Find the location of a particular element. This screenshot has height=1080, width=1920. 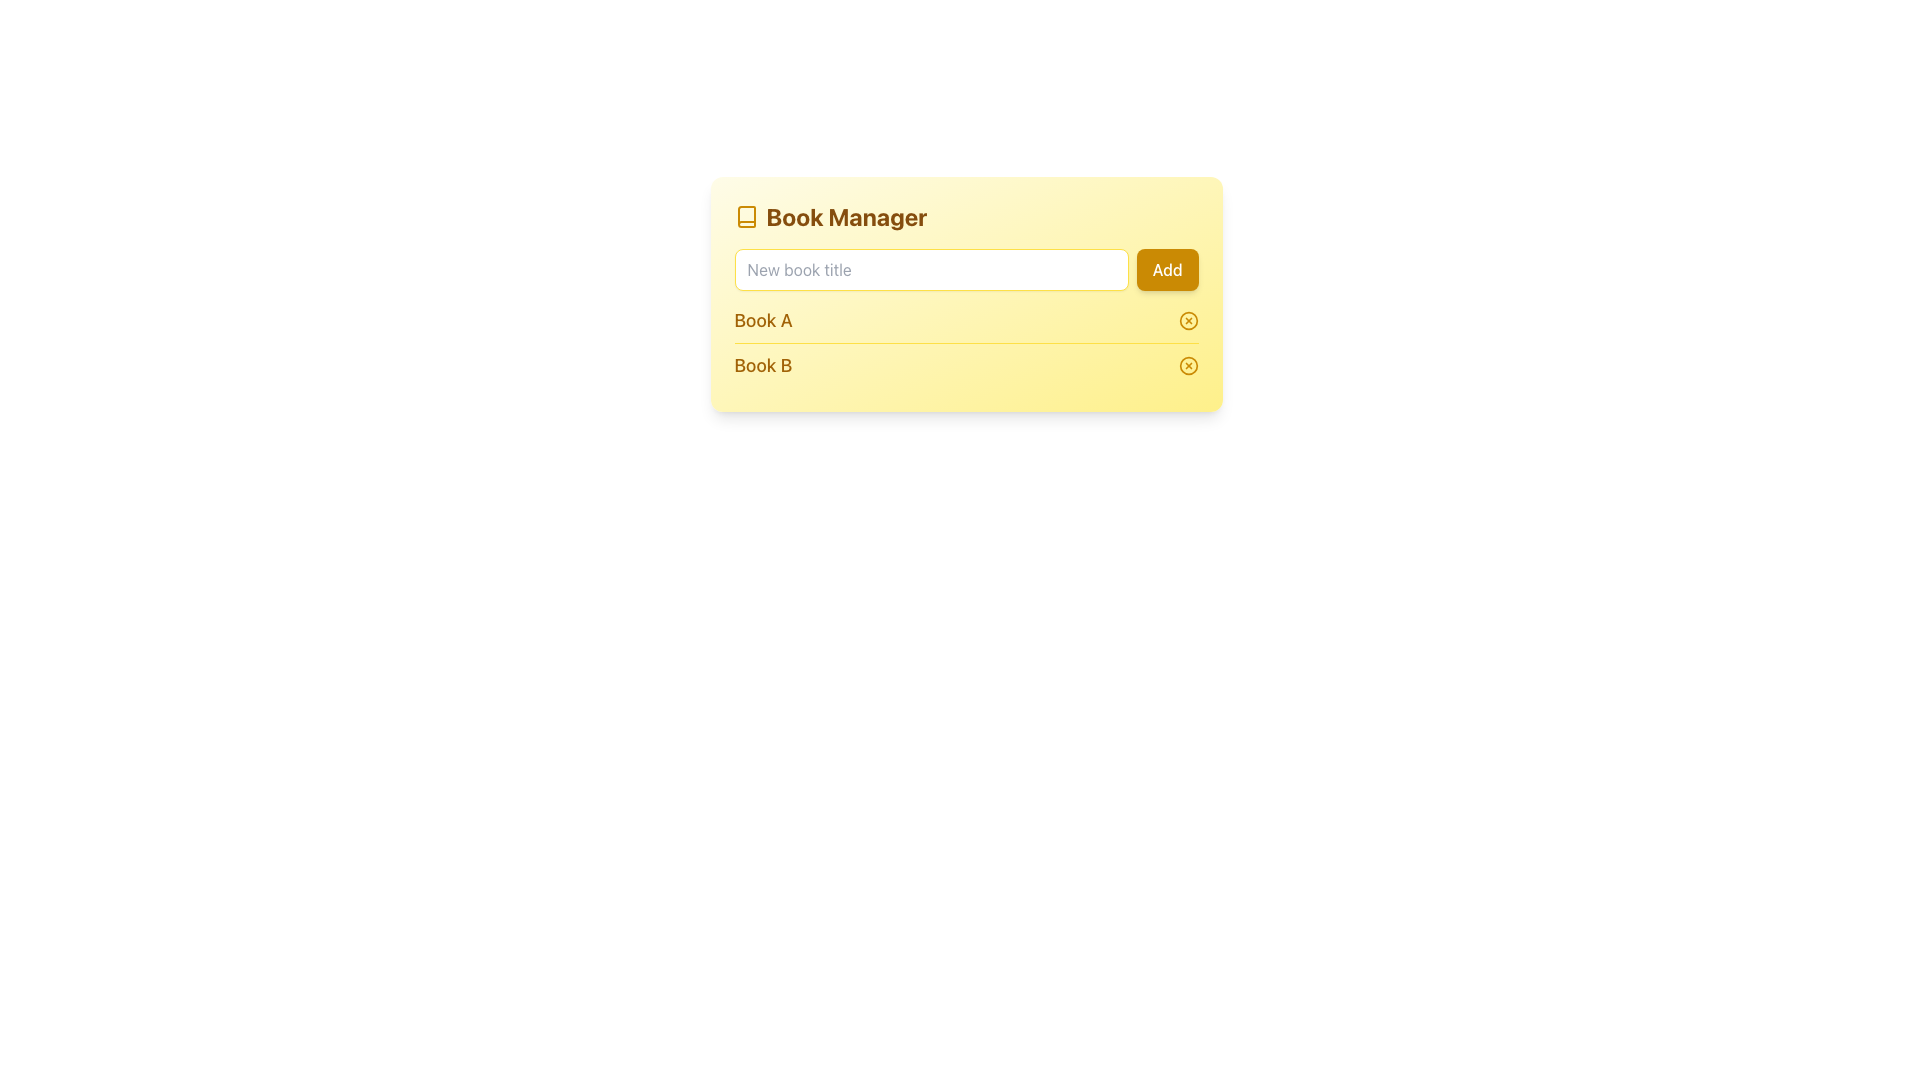

the 'remove' button associated with the book entry 'Book B' is located at coordinates (1188, 366).